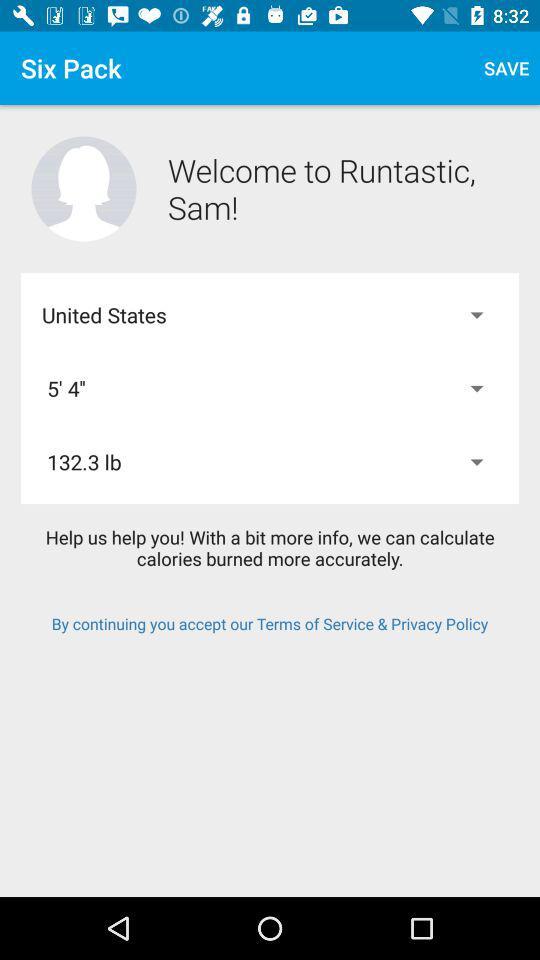 The image size is (540, 960). I want to click on 5' 4'' icon, so click(270, 387).